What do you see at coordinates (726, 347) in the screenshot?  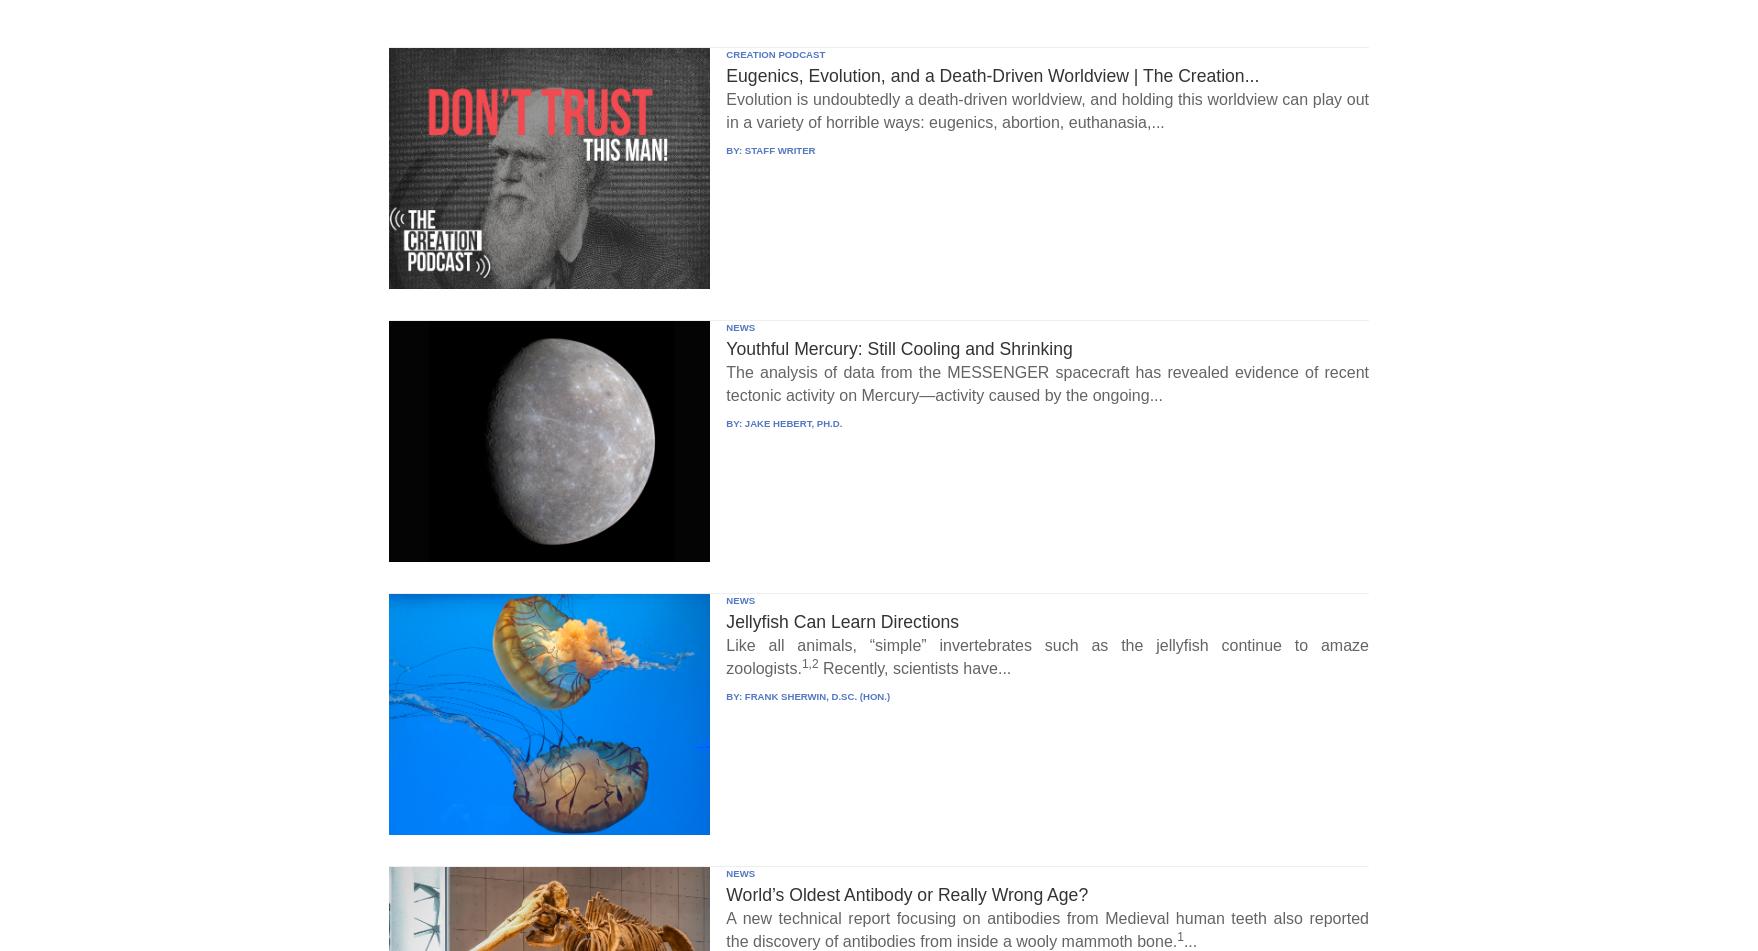 I see `'Youthful Mercury: Still Cooling and Shrinking'` at bounding box center [726, 347].